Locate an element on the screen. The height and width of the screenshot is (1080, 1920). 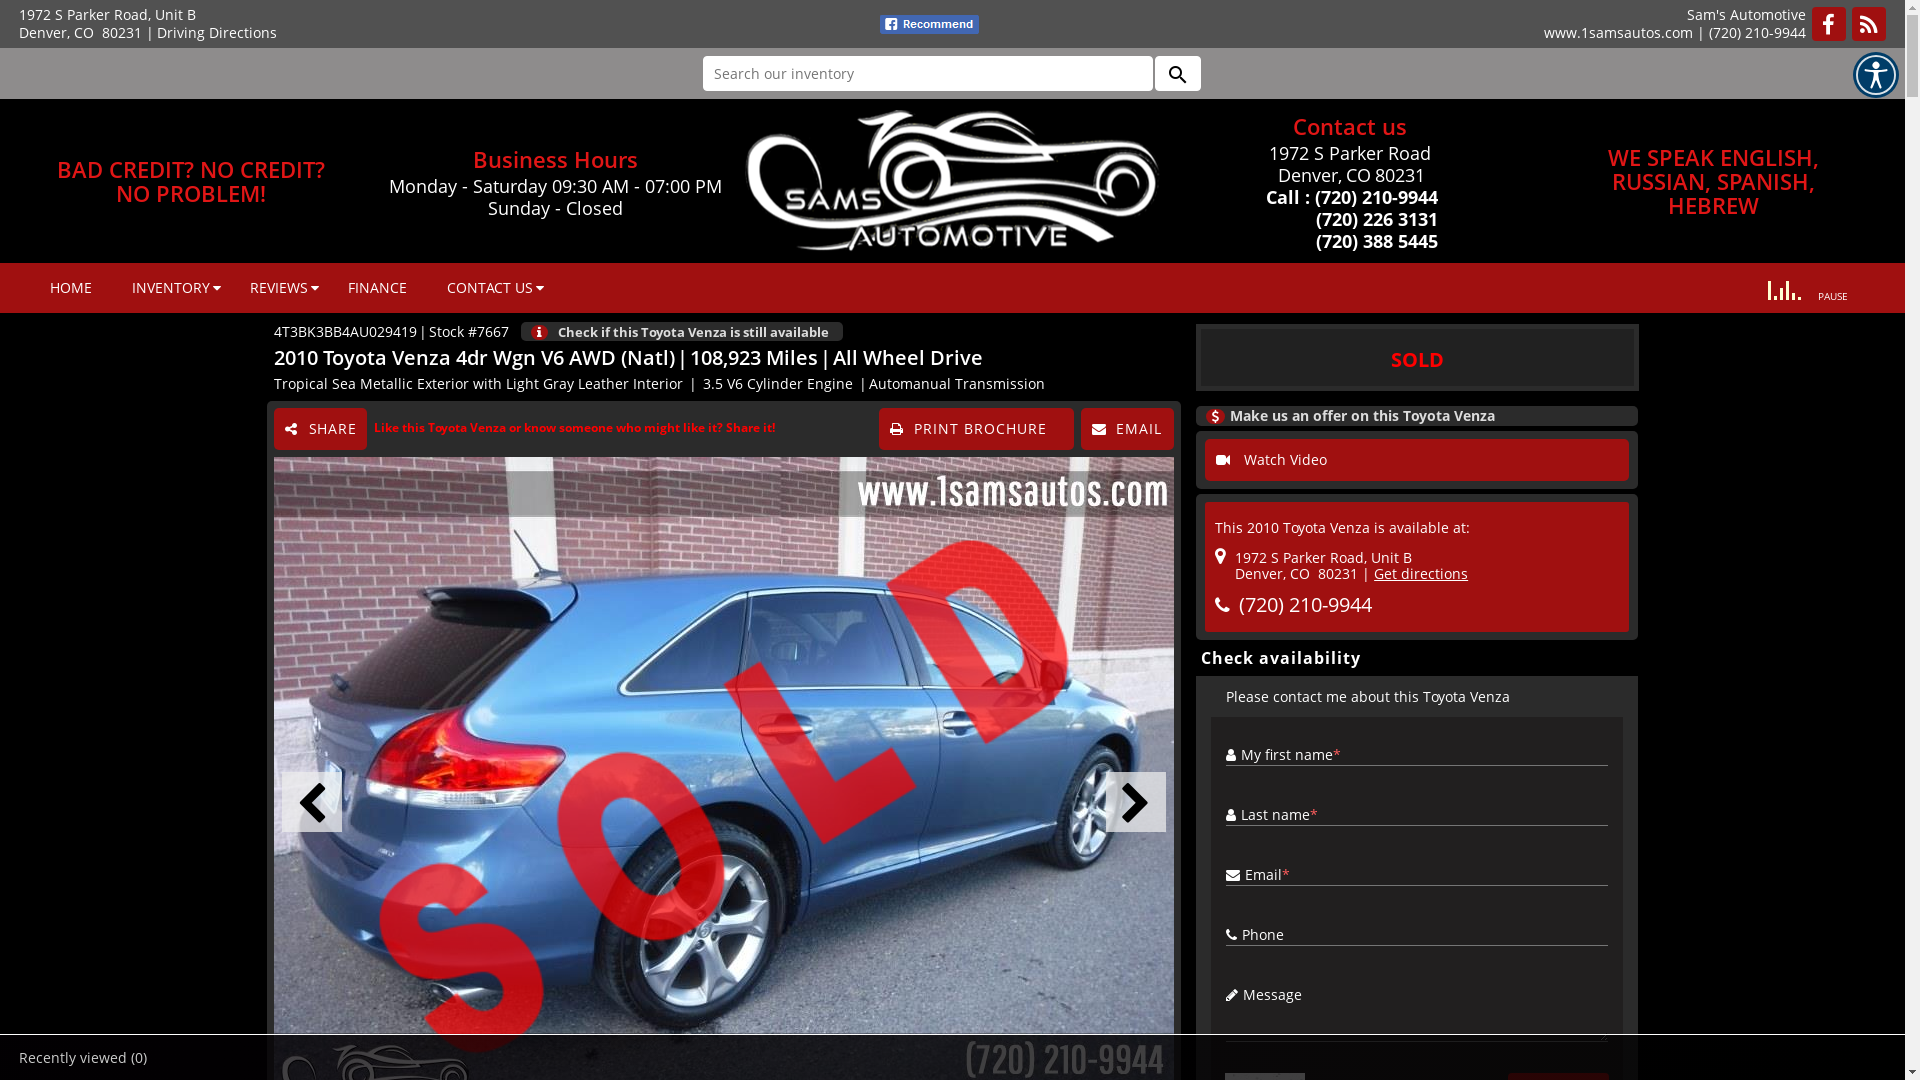
'Sam's Automotive, Denver, CO' is located at coordinates (951, 181).